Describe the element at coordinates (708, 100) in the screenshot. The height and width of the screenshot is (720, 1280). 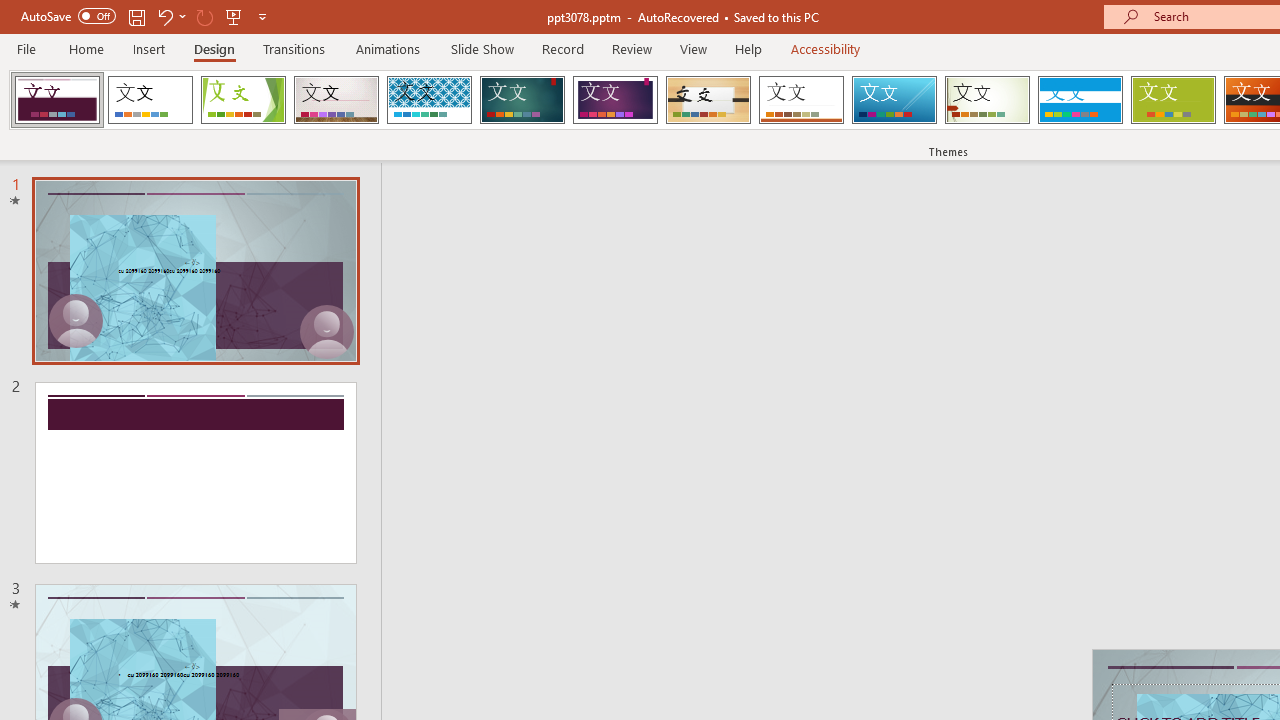
I see `'Organic'` at that location.